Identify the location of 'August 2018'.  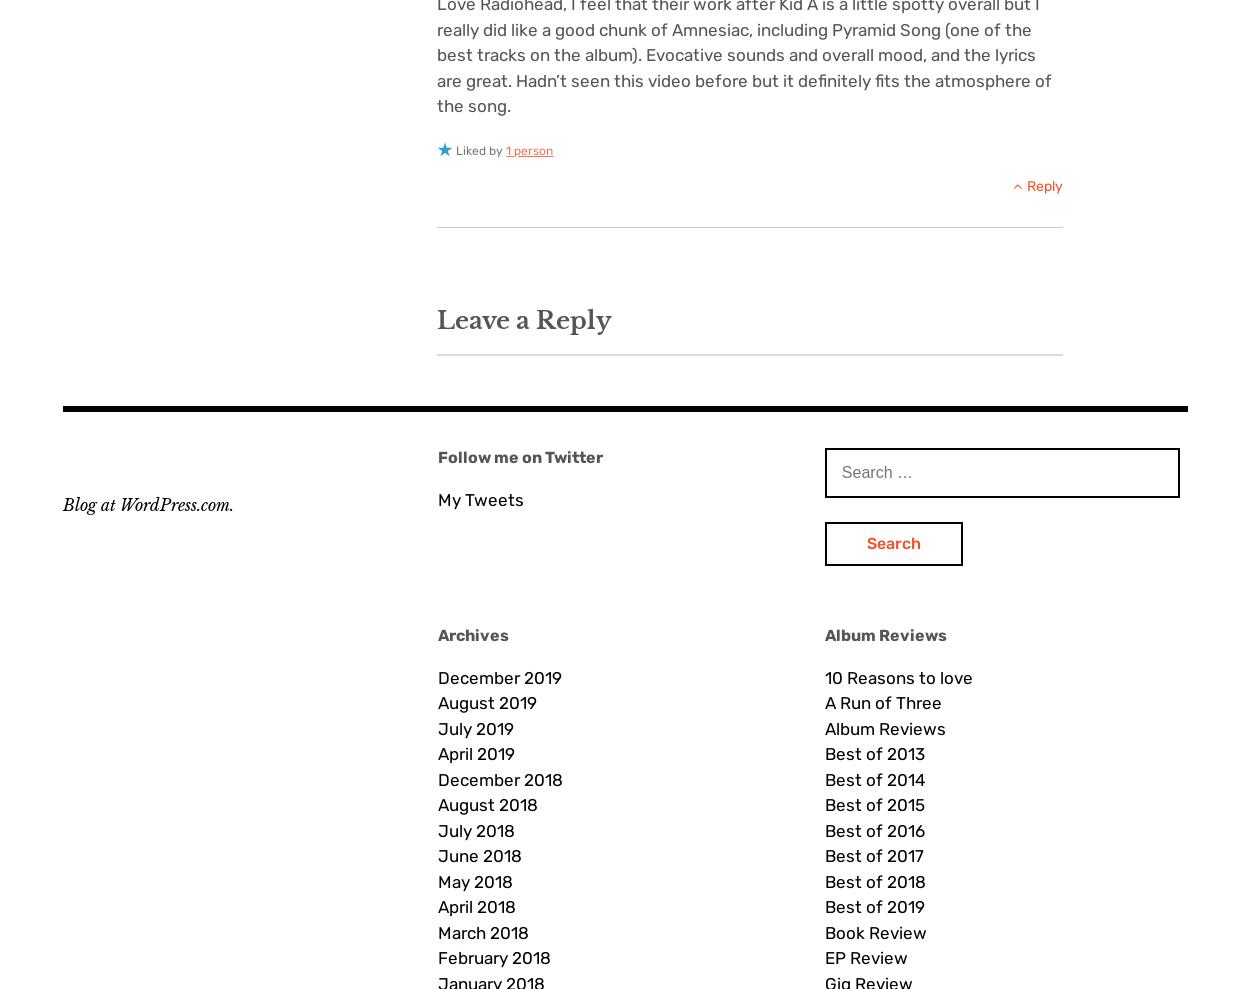
(486, 804).